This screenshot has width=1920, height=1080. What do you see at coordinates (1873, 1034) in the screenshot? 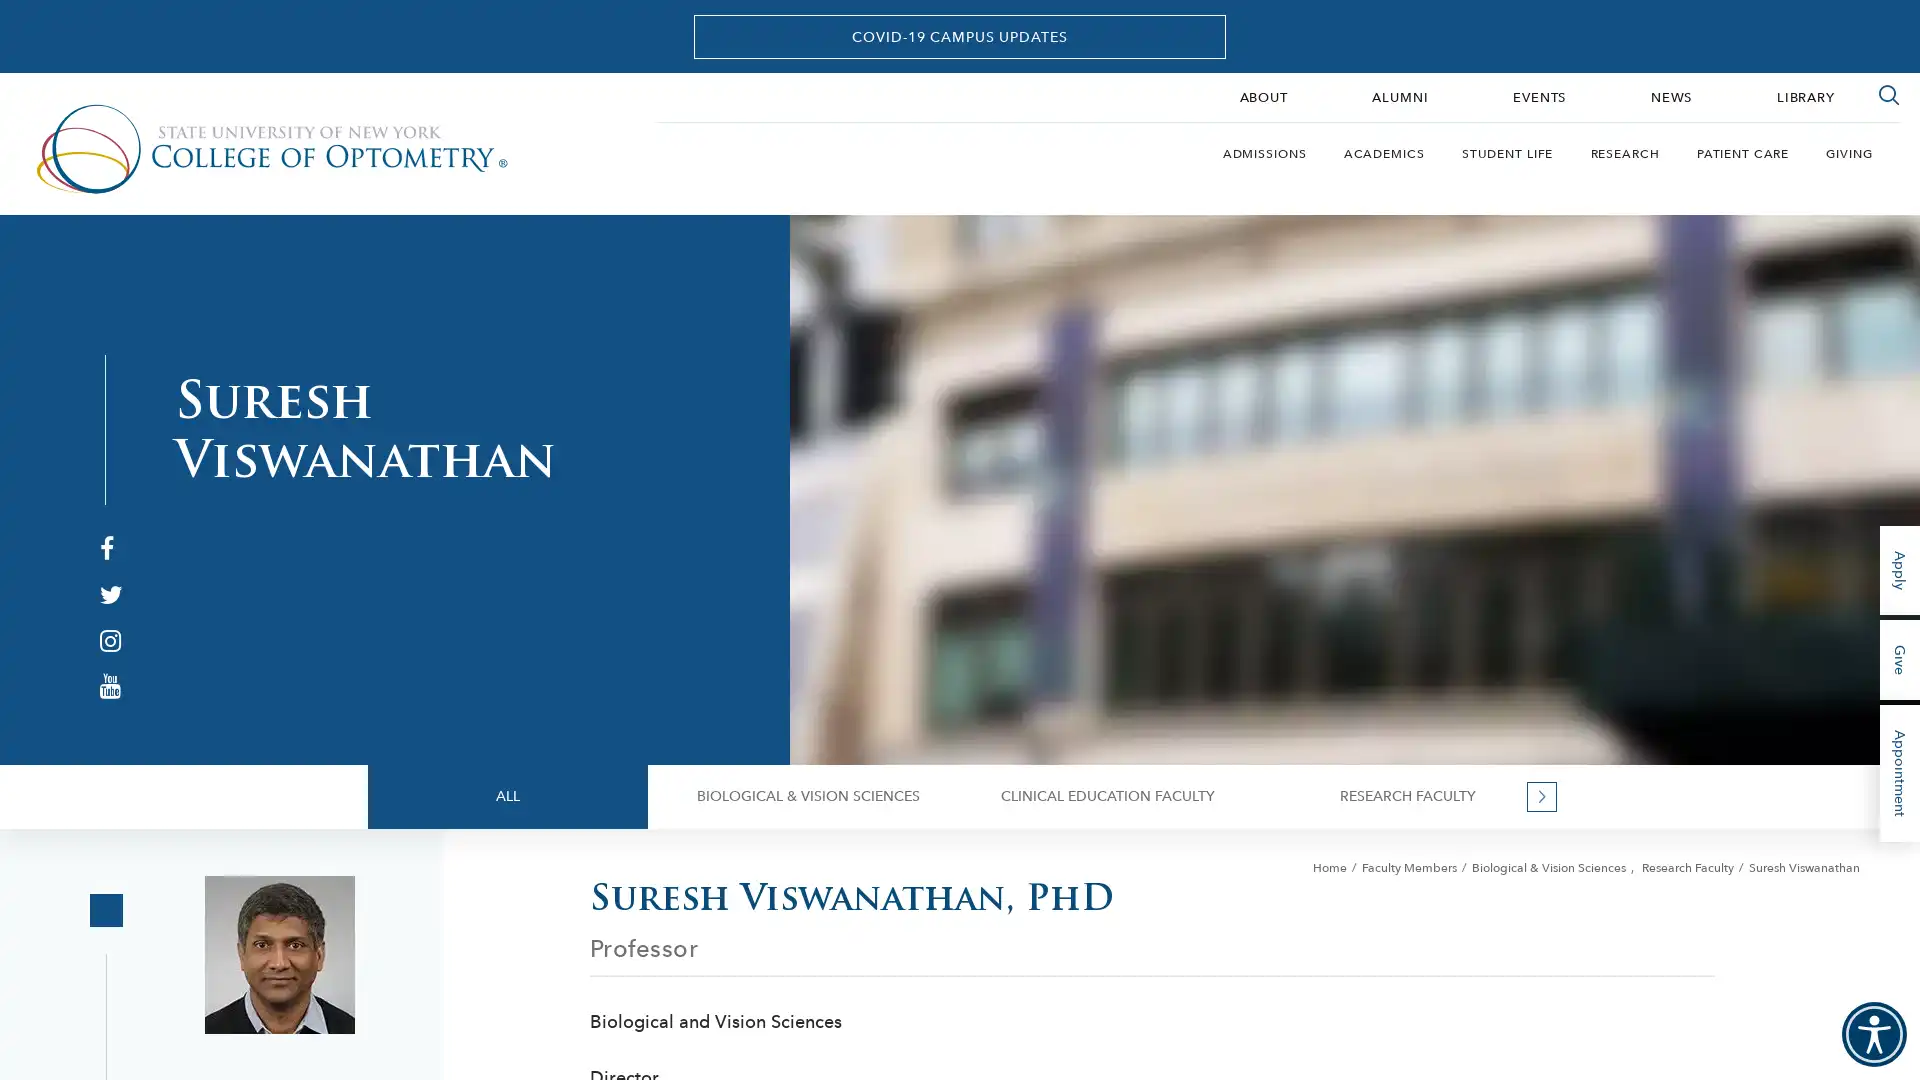
I see `Accessibility Menu` at bounding box center [1873, 1034].